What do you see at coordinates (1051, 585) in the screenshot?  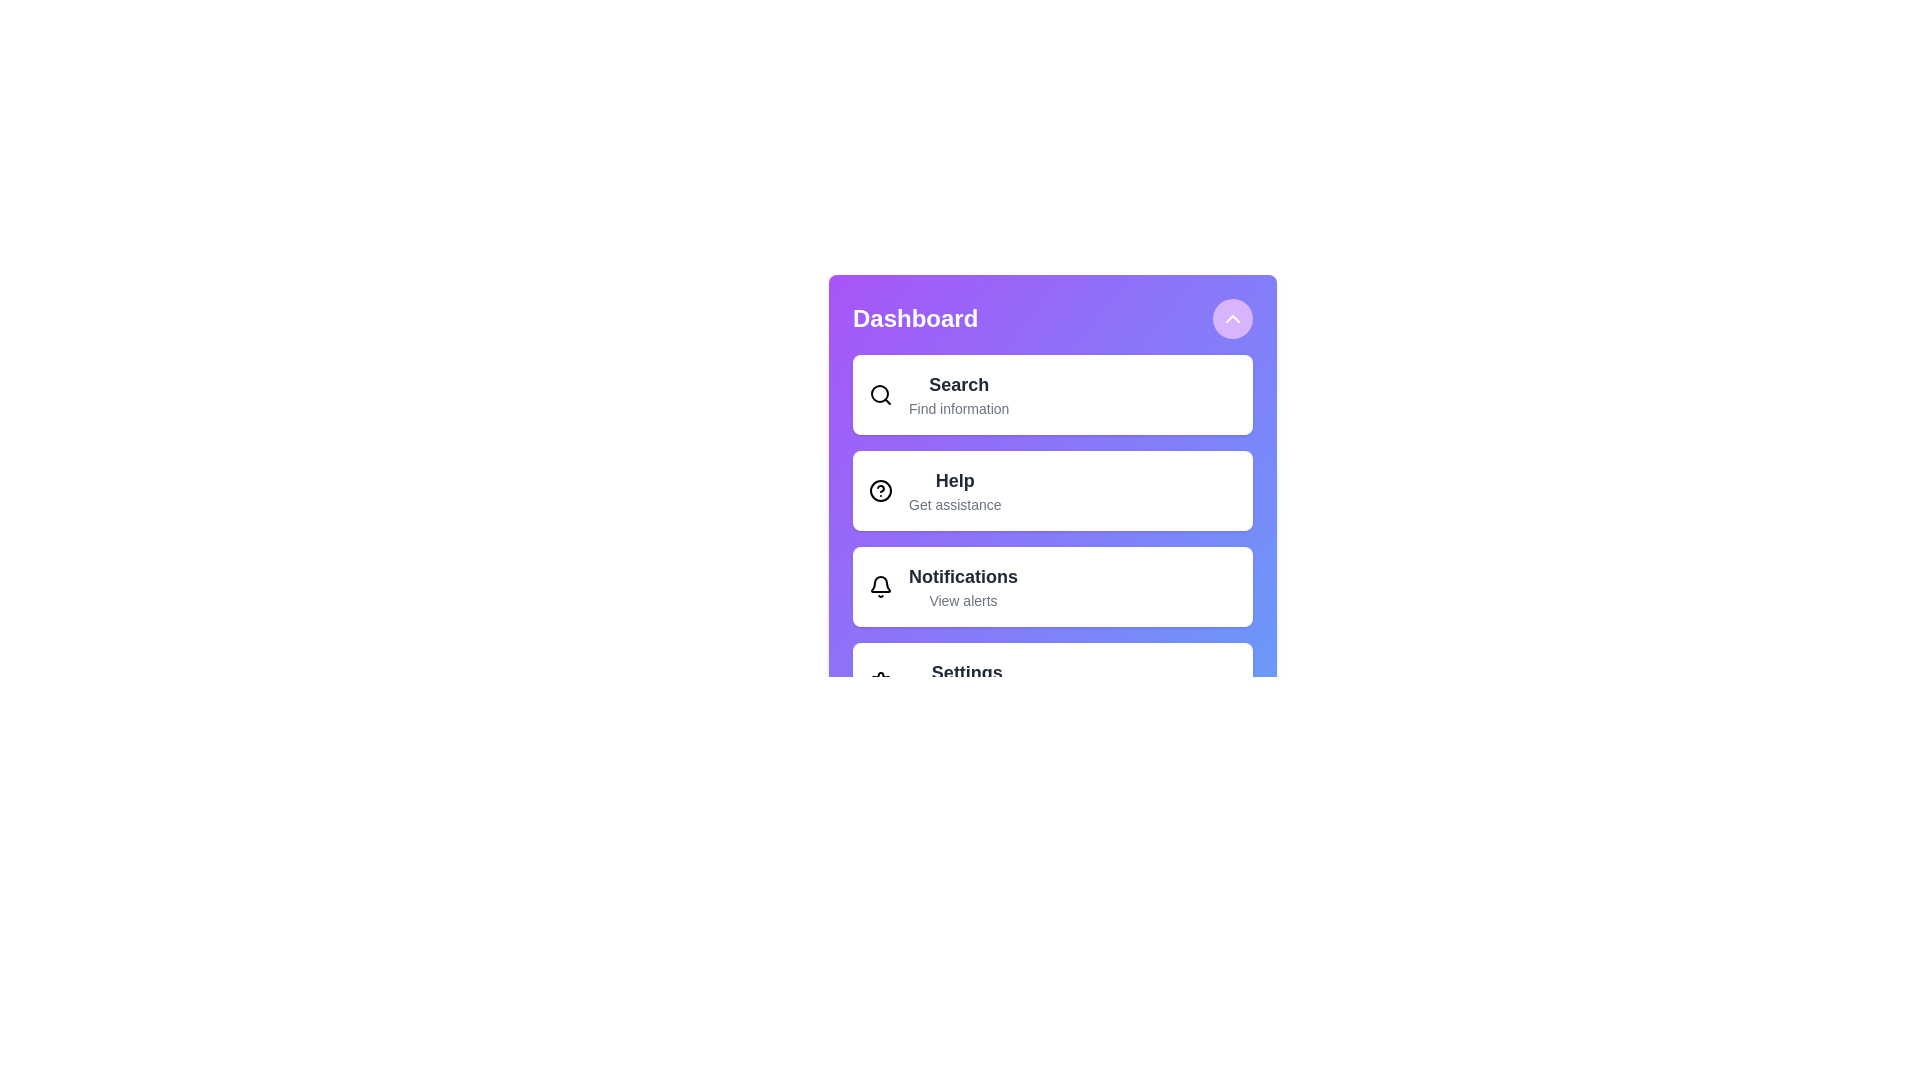 I see `the menu item labeled Notifications to select it` at bounding box center [1051, 585].